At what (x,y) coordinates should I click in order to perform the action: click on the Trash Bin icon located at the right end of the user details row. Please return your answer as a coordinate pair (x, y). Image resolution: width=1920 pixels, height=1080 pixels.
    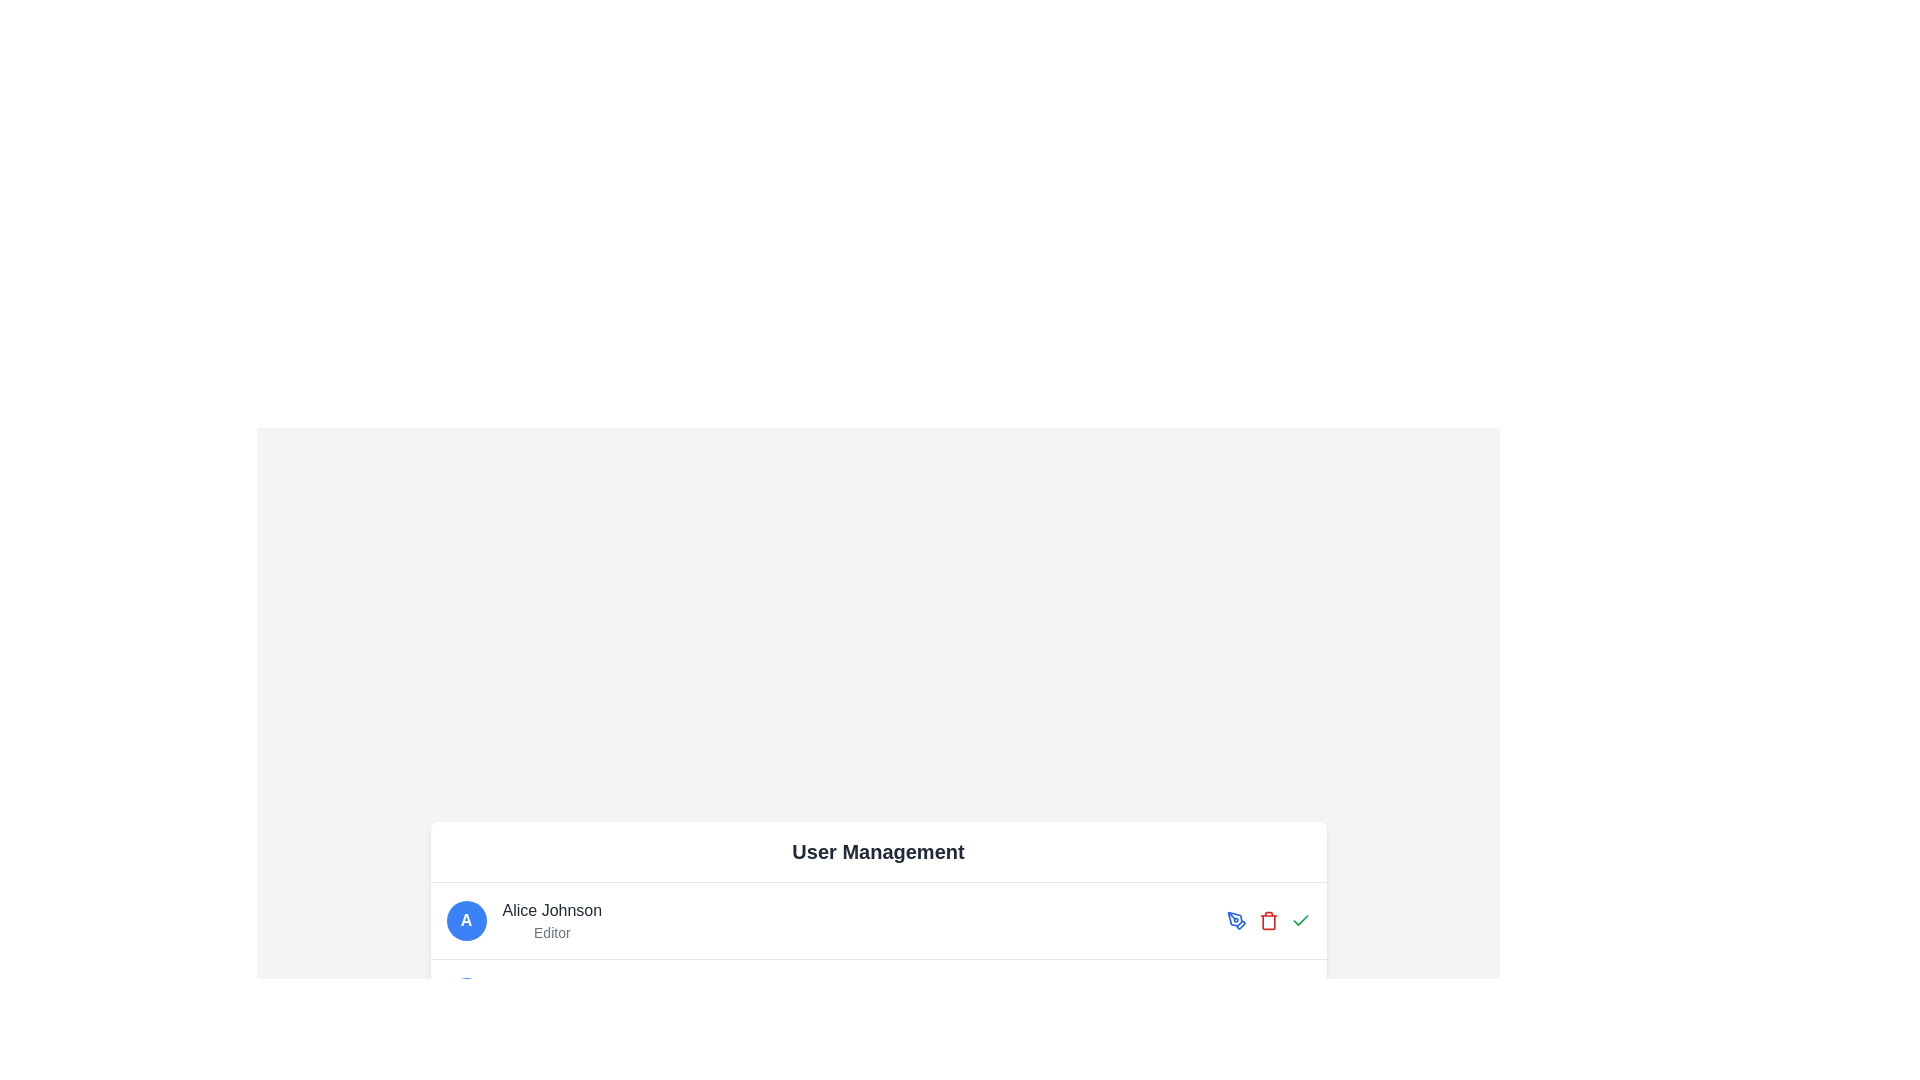
    Looking at the image, I should click on (1267, 922).